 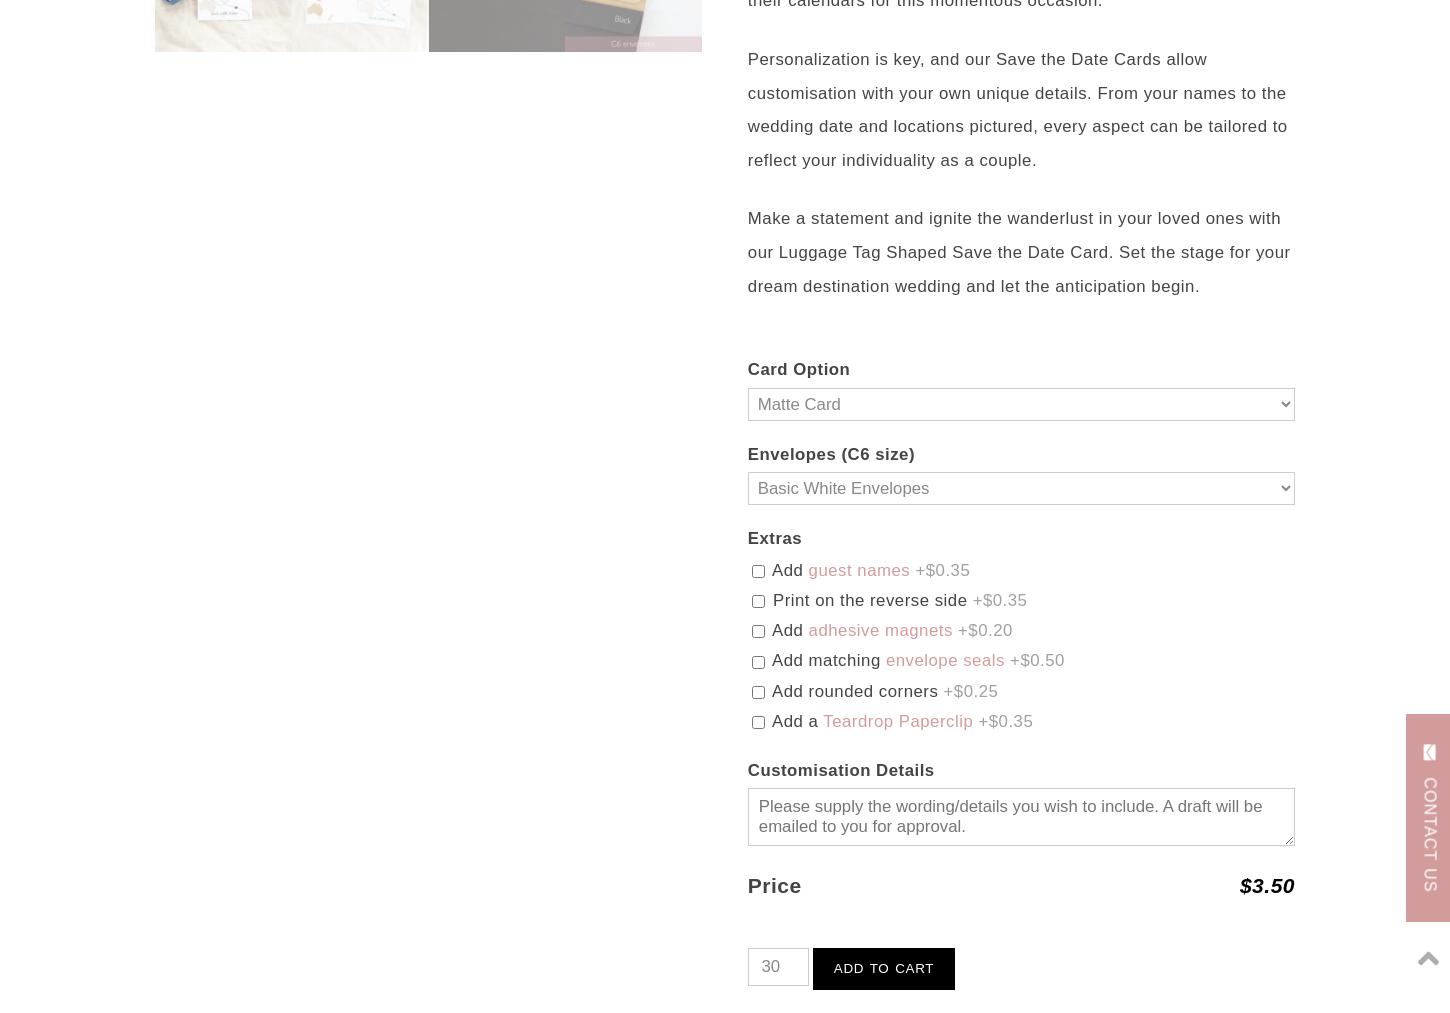 What do you see at coordinates (1273, 883) in the screenshot?
I see `'3.50'` at bounding box center [1273, 883].